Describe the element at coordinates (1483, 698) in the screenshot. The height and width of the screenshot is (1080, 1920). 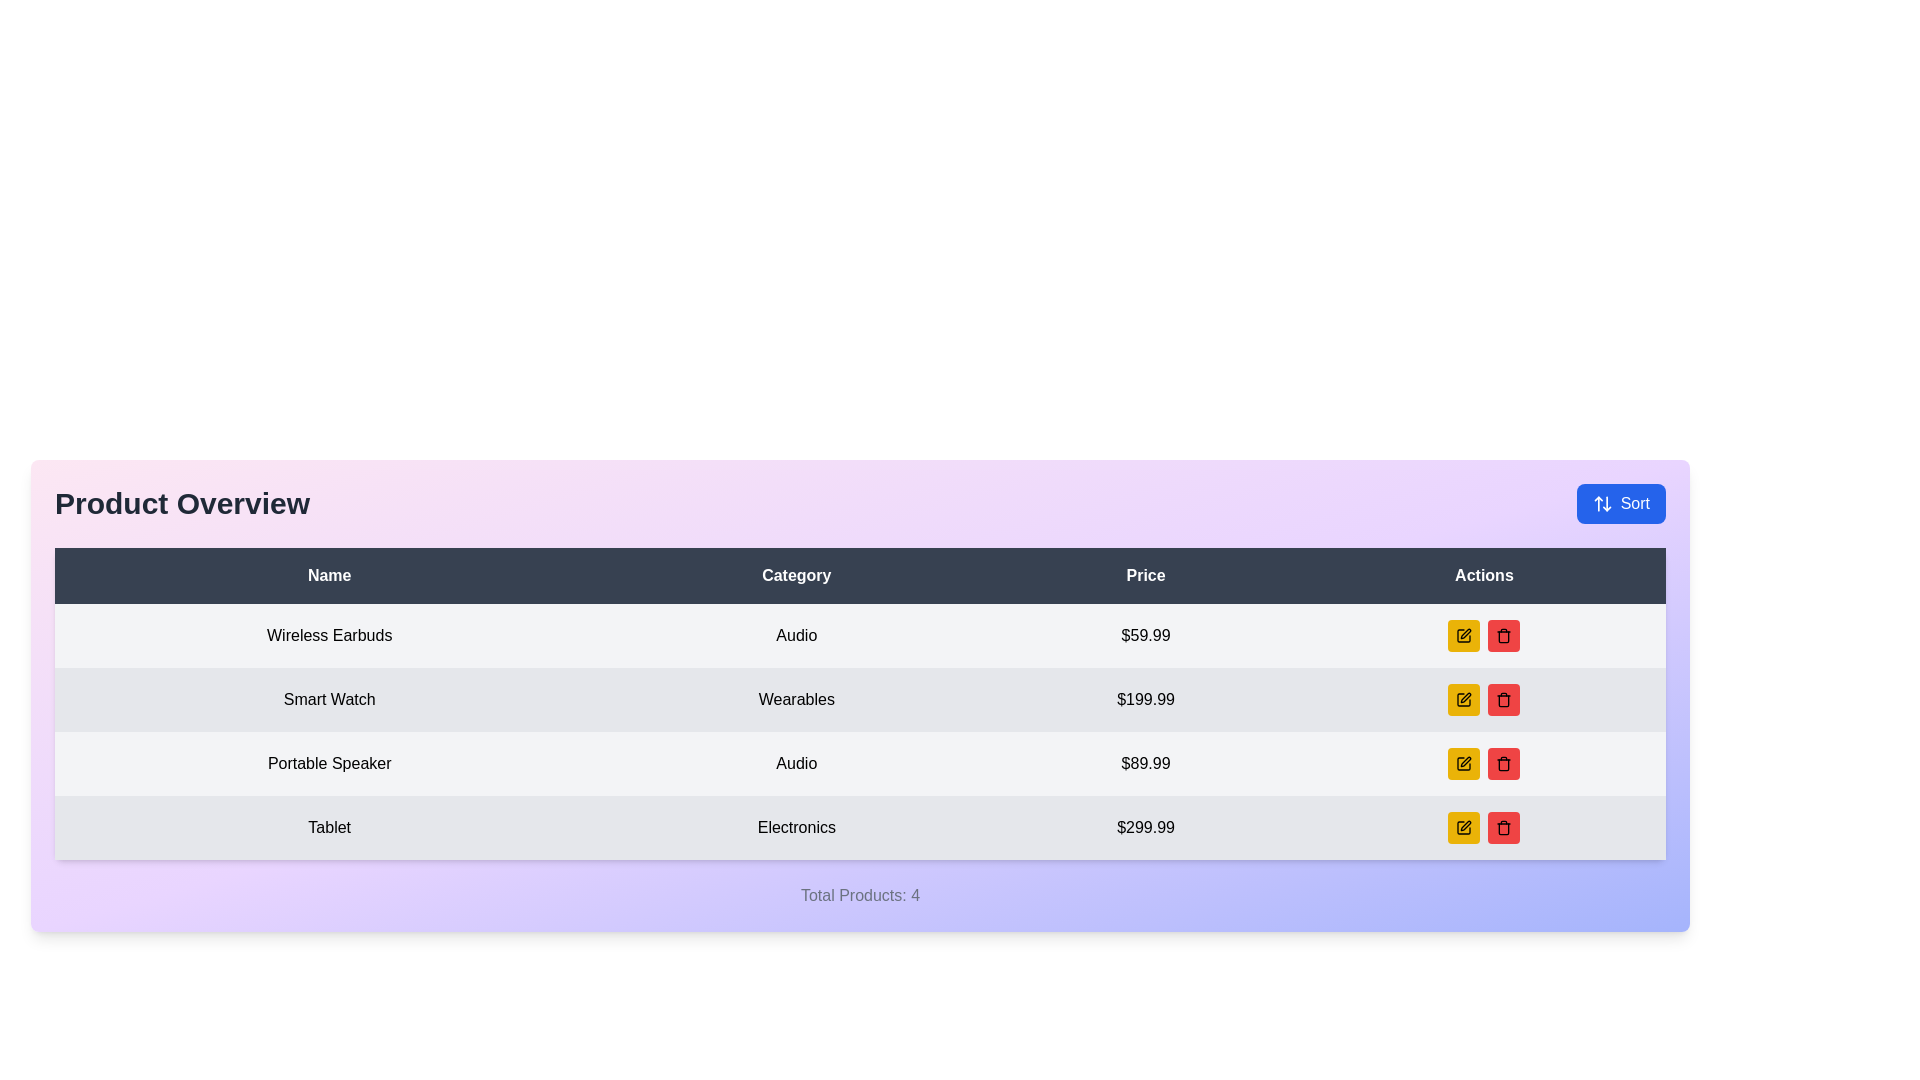
I see `the 'edit' button in the Actions column of the second row to modify the item 'Smart Watch'` at that location.